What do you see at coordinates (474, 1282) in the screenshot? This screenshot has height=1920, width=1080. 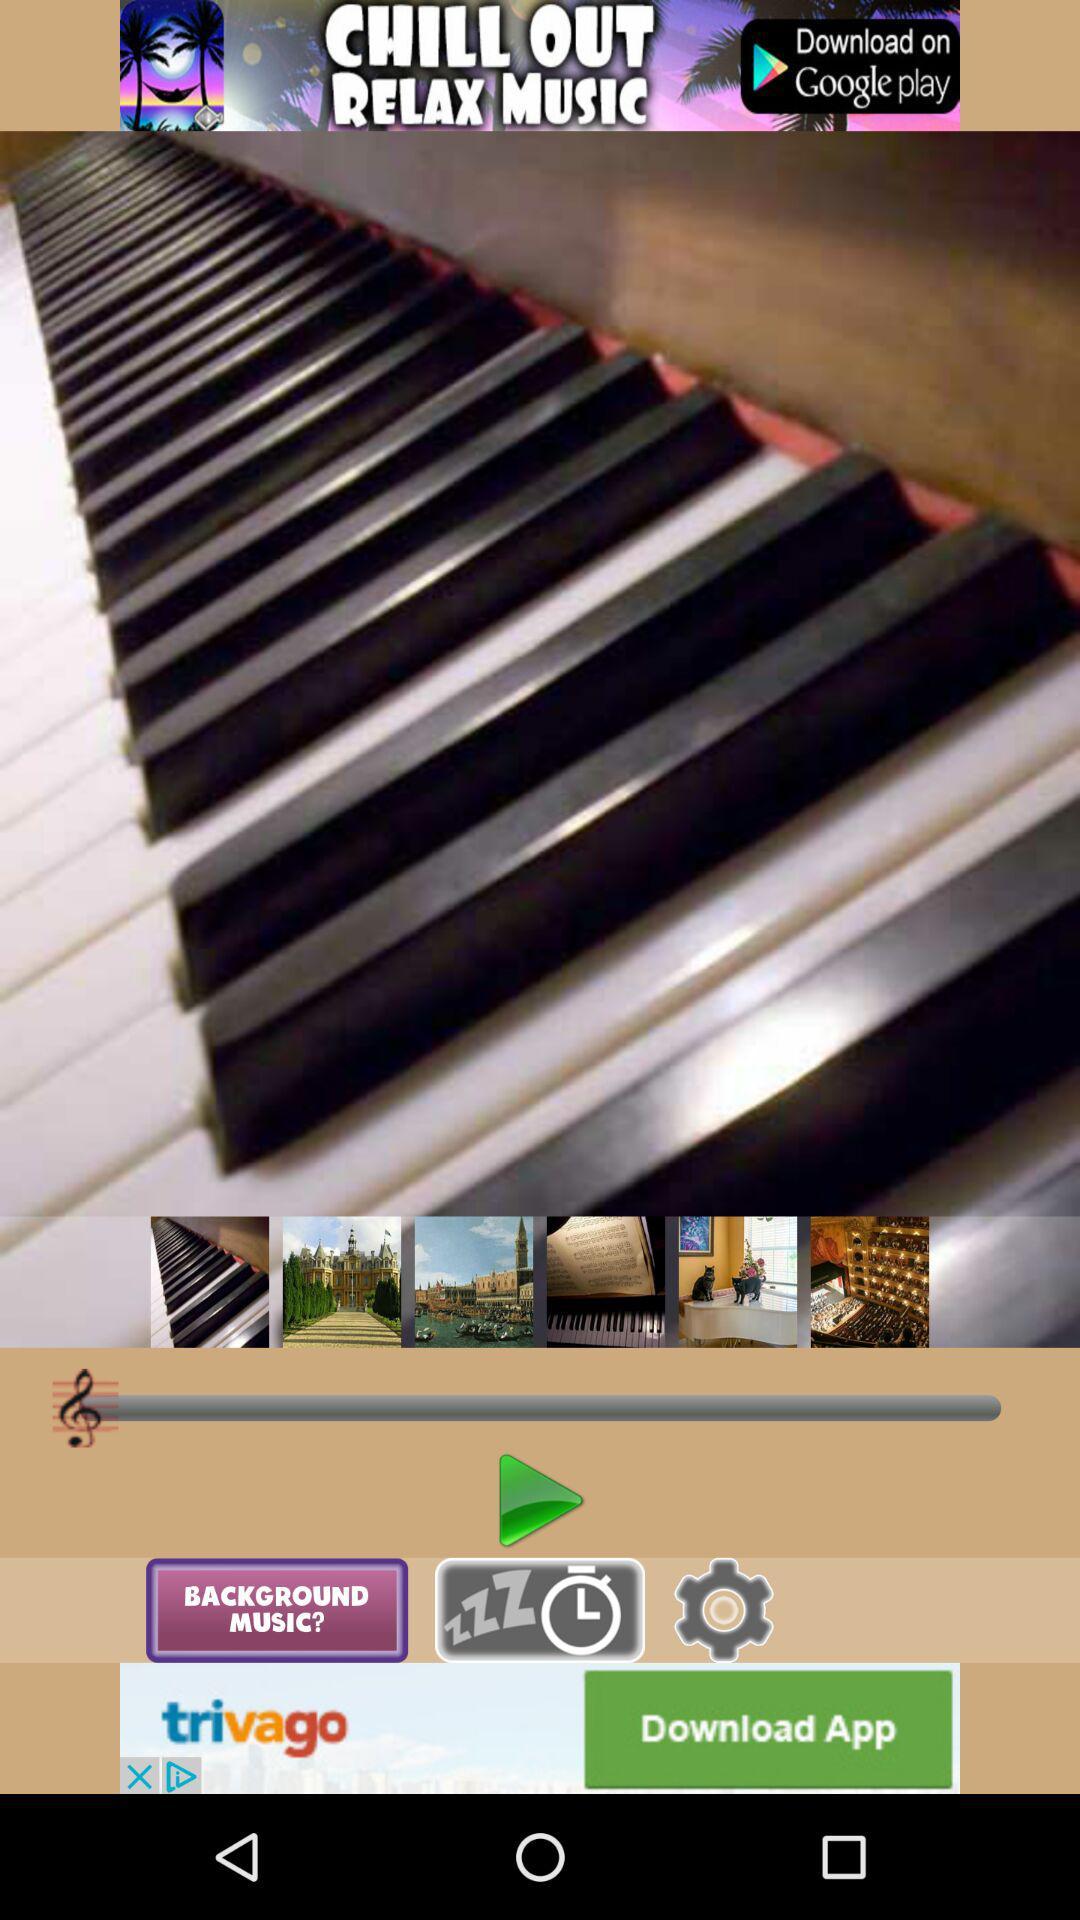 I see `variable picture` at bounding box center [474, 1282].